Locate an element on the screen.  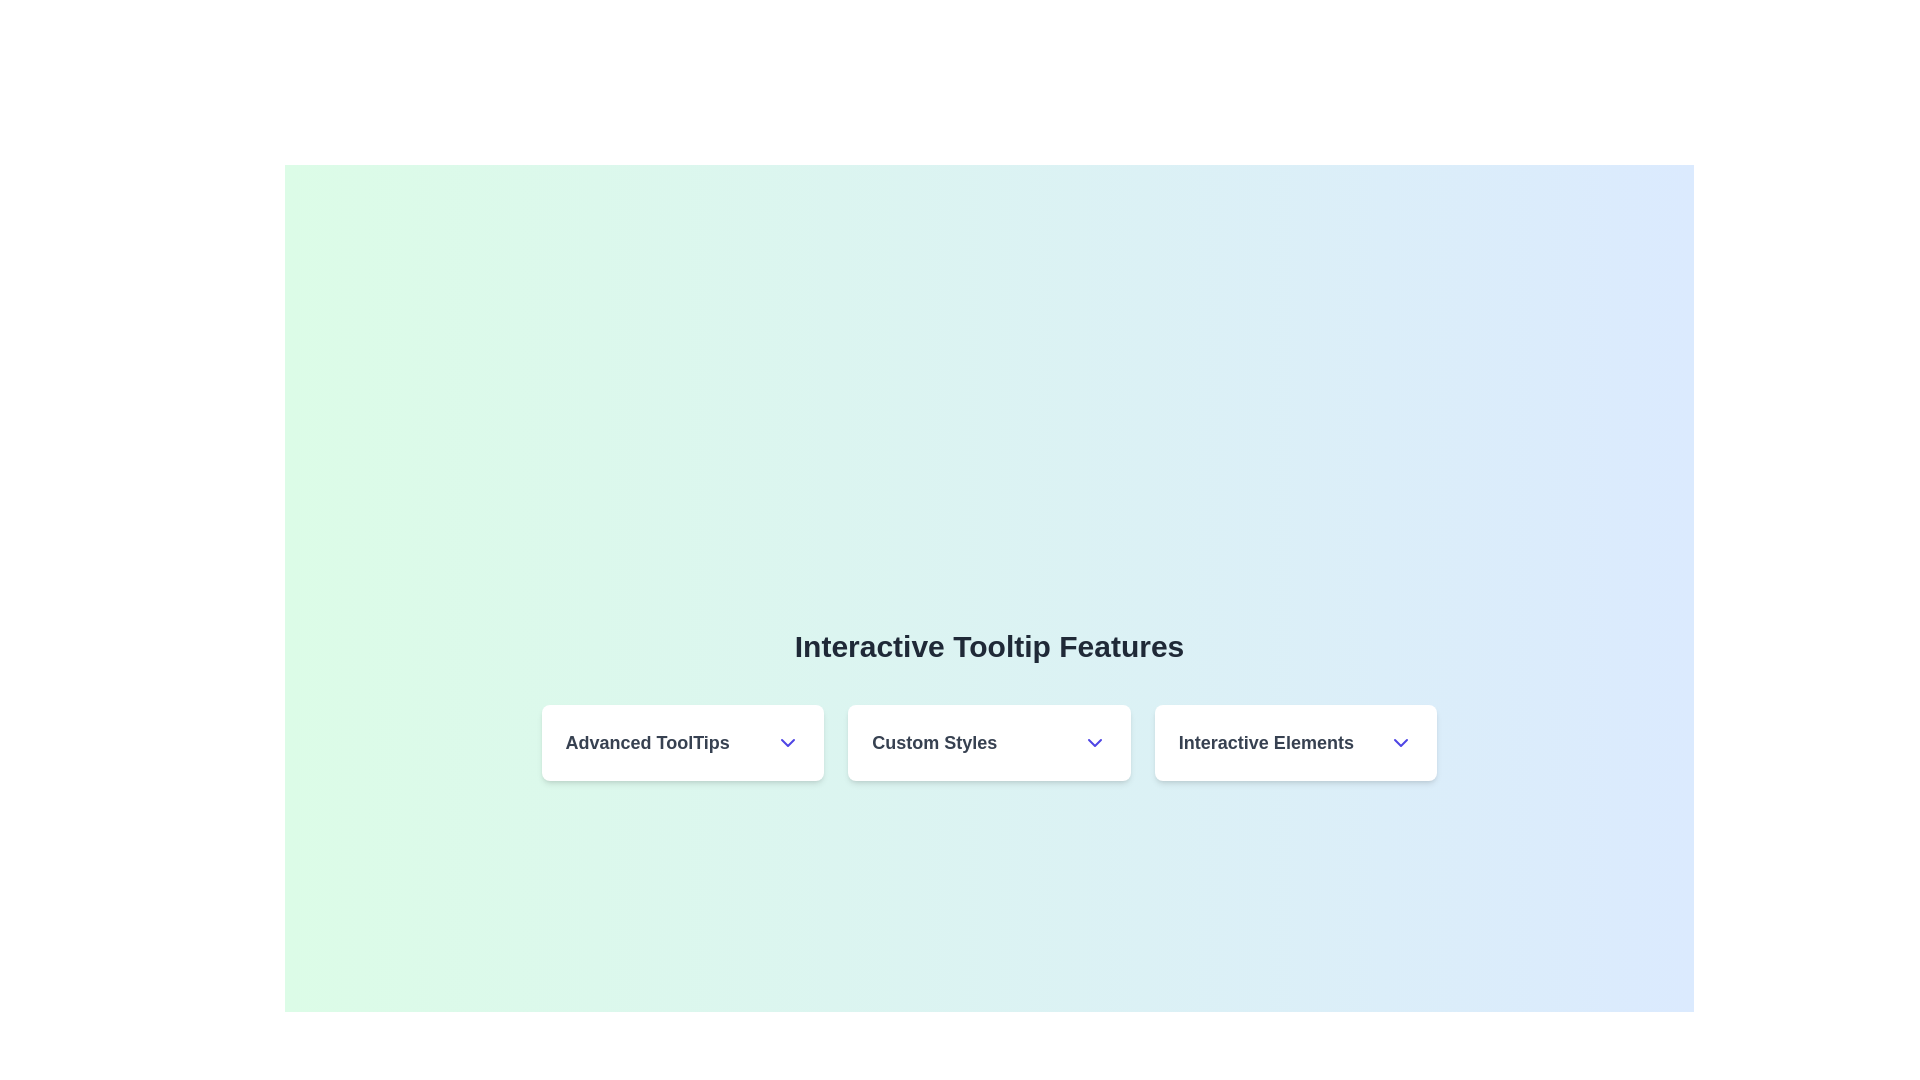
the indigo downward arrow icon associated with the 'Custom Styles' dropdown is located at coordinates (1093, 743).